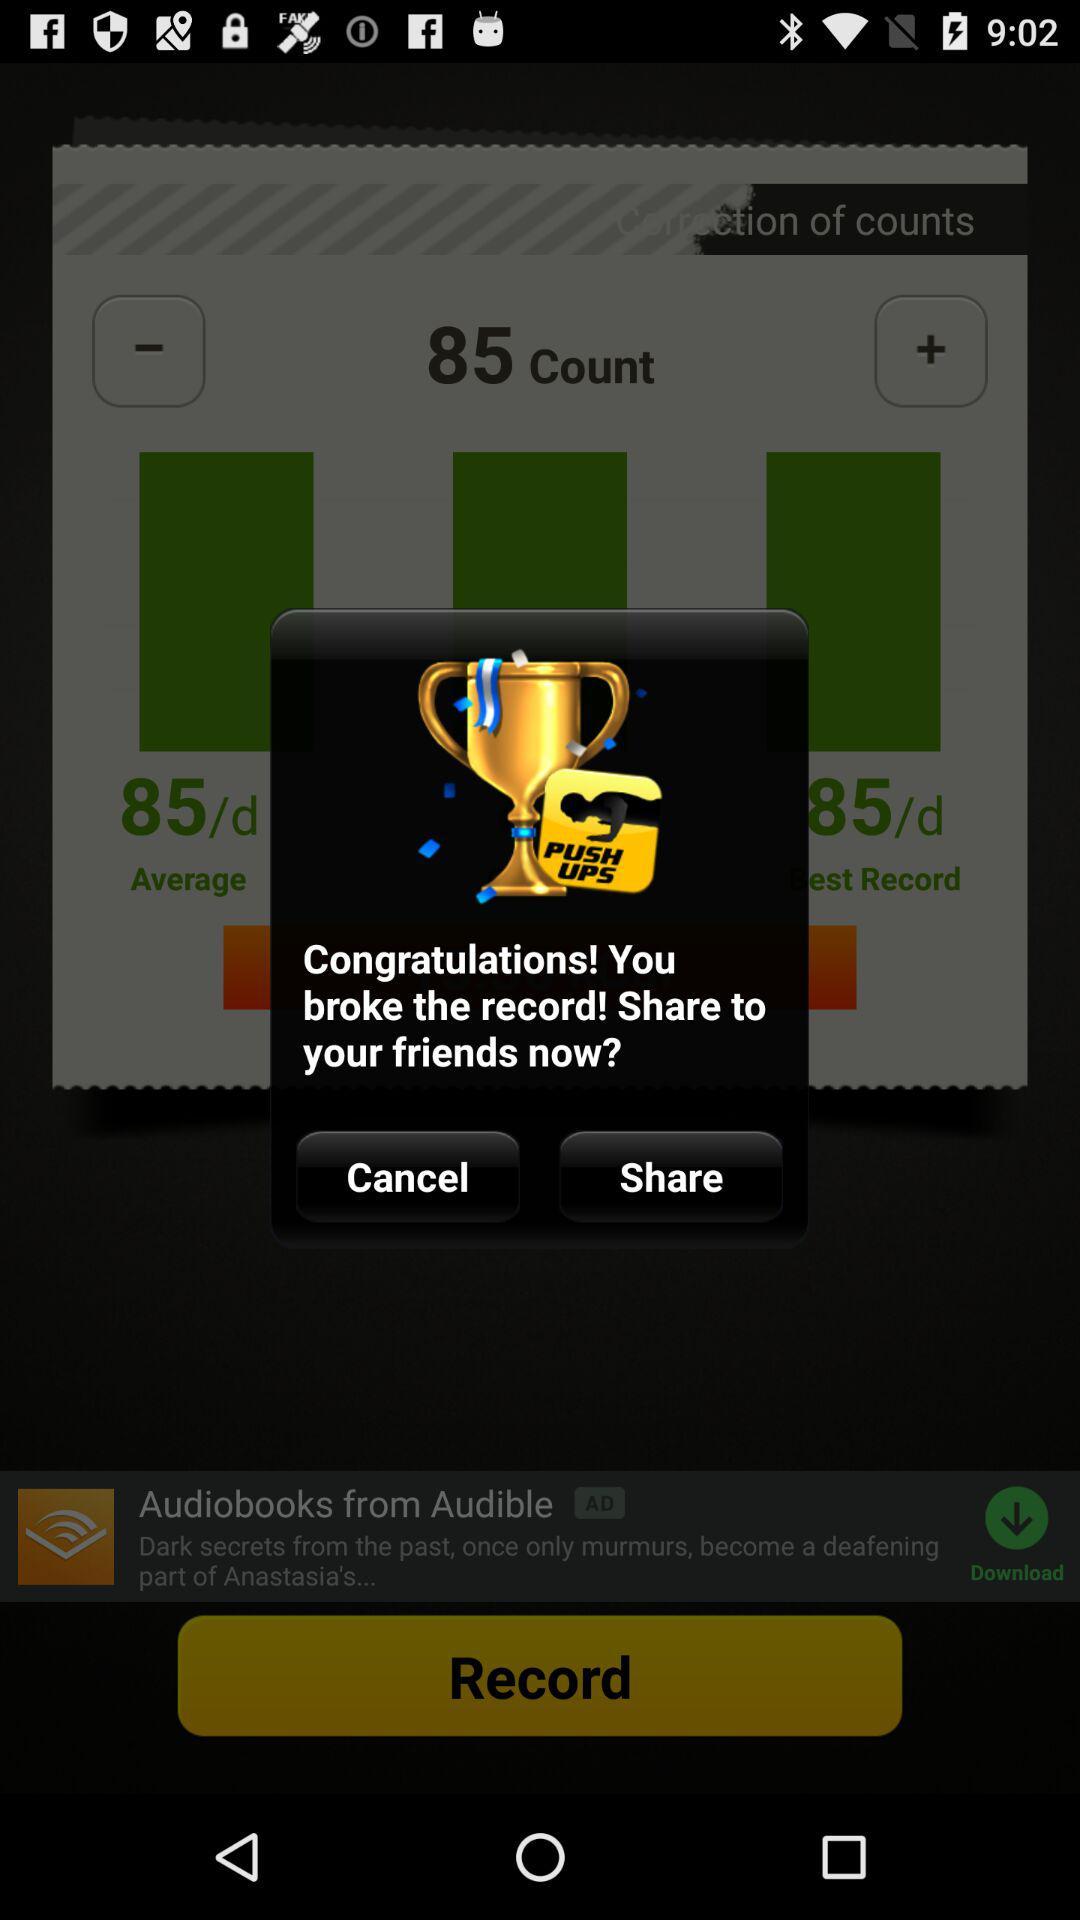  What do you see at coordinates (407, 1176) in the screenshot?
I see `the item to the left of the share icon` at bounding box center [407, 1176].